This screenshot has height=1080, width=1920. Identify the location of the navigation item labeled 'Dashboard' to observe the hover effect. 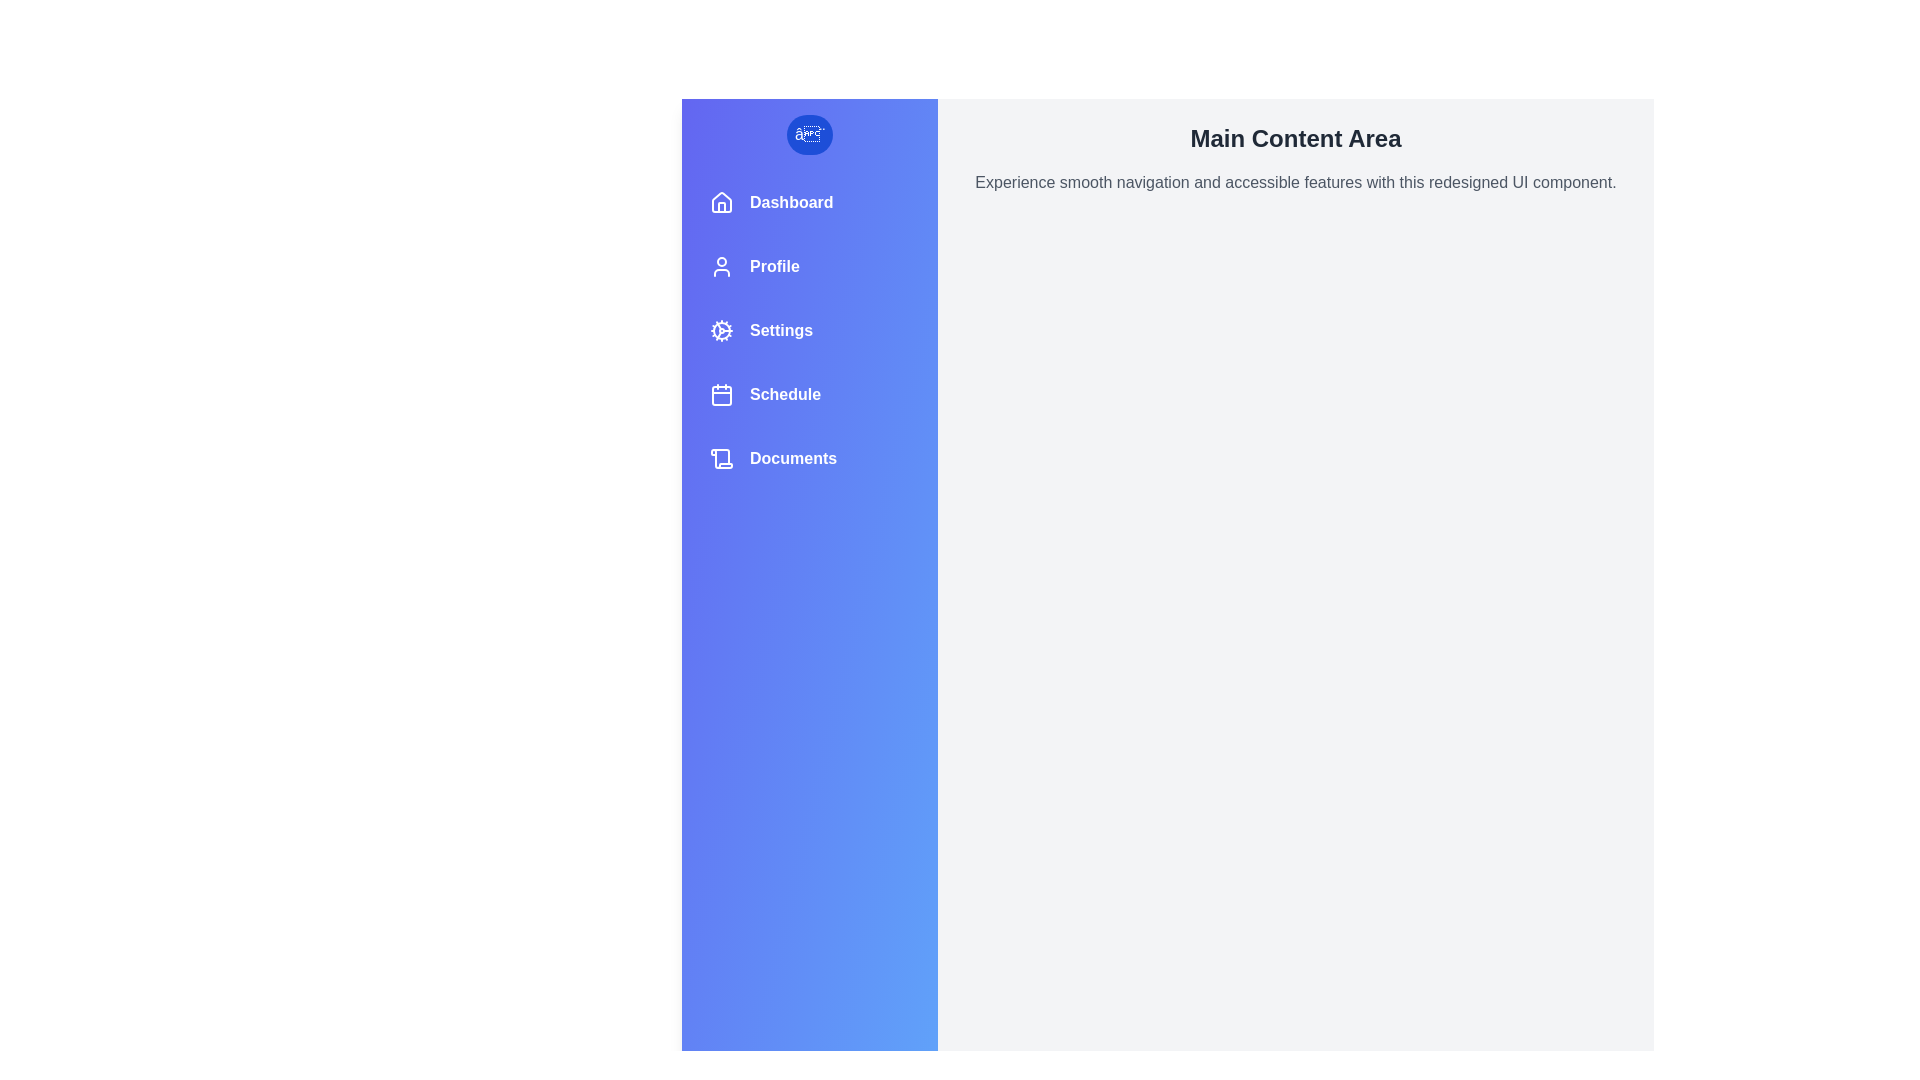
(810, 203).